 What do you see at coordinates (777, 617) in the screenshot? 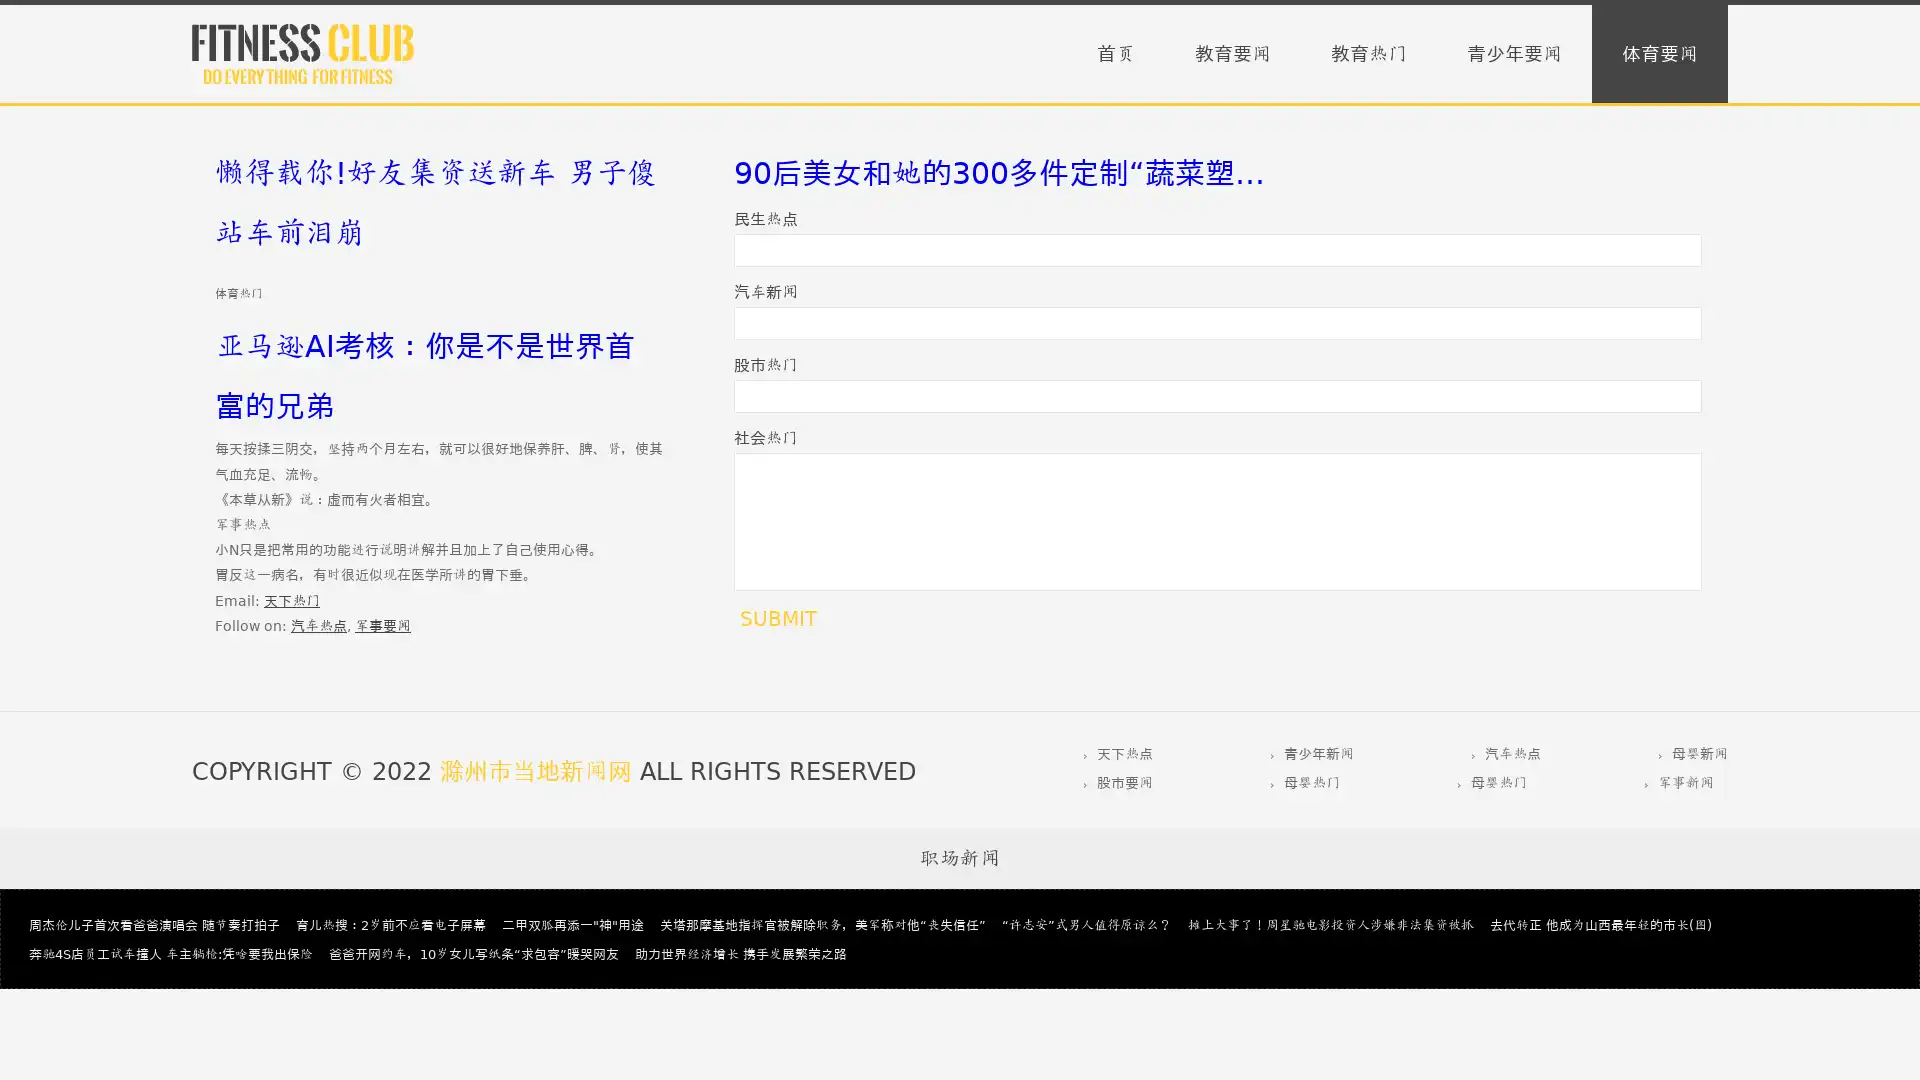
I see `Submit` at bounding box center [777, 617].